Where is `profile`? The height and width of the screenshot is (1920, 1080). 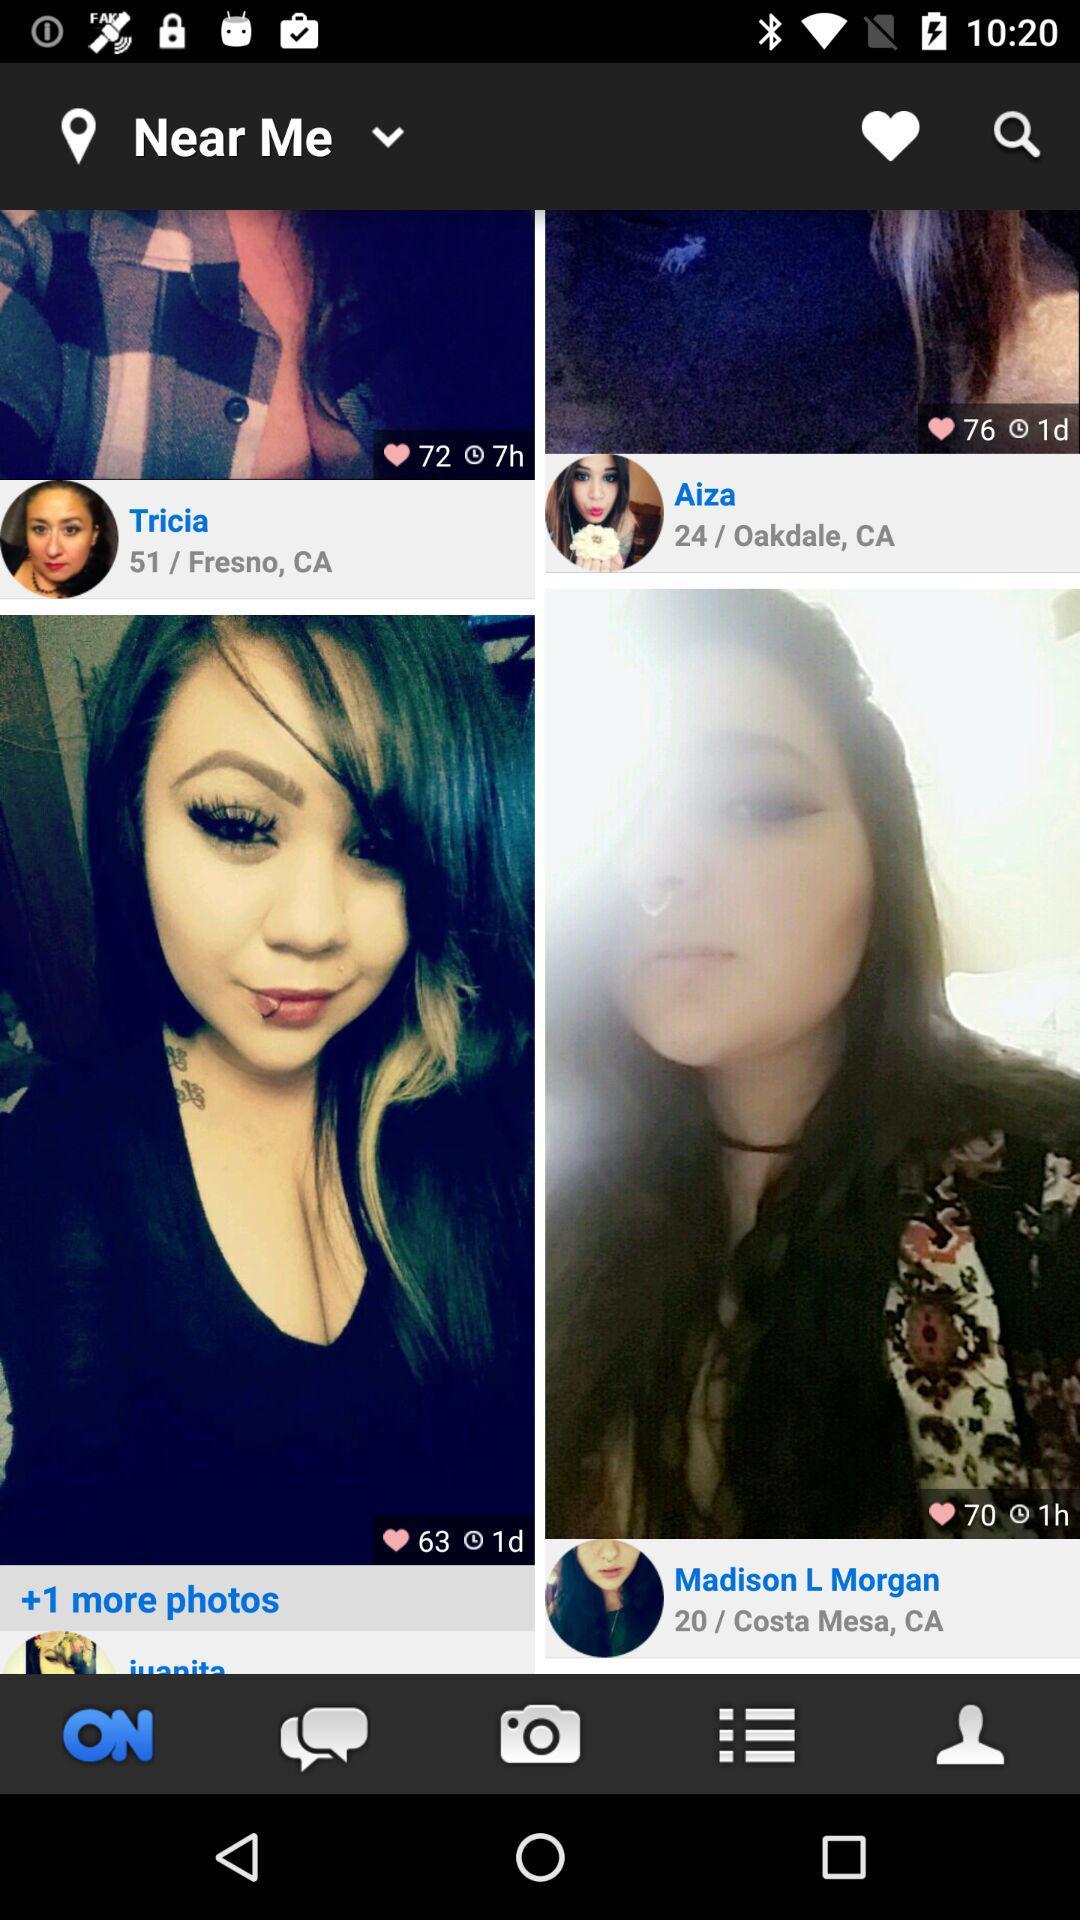
profile is located at coordinates (603, 513).